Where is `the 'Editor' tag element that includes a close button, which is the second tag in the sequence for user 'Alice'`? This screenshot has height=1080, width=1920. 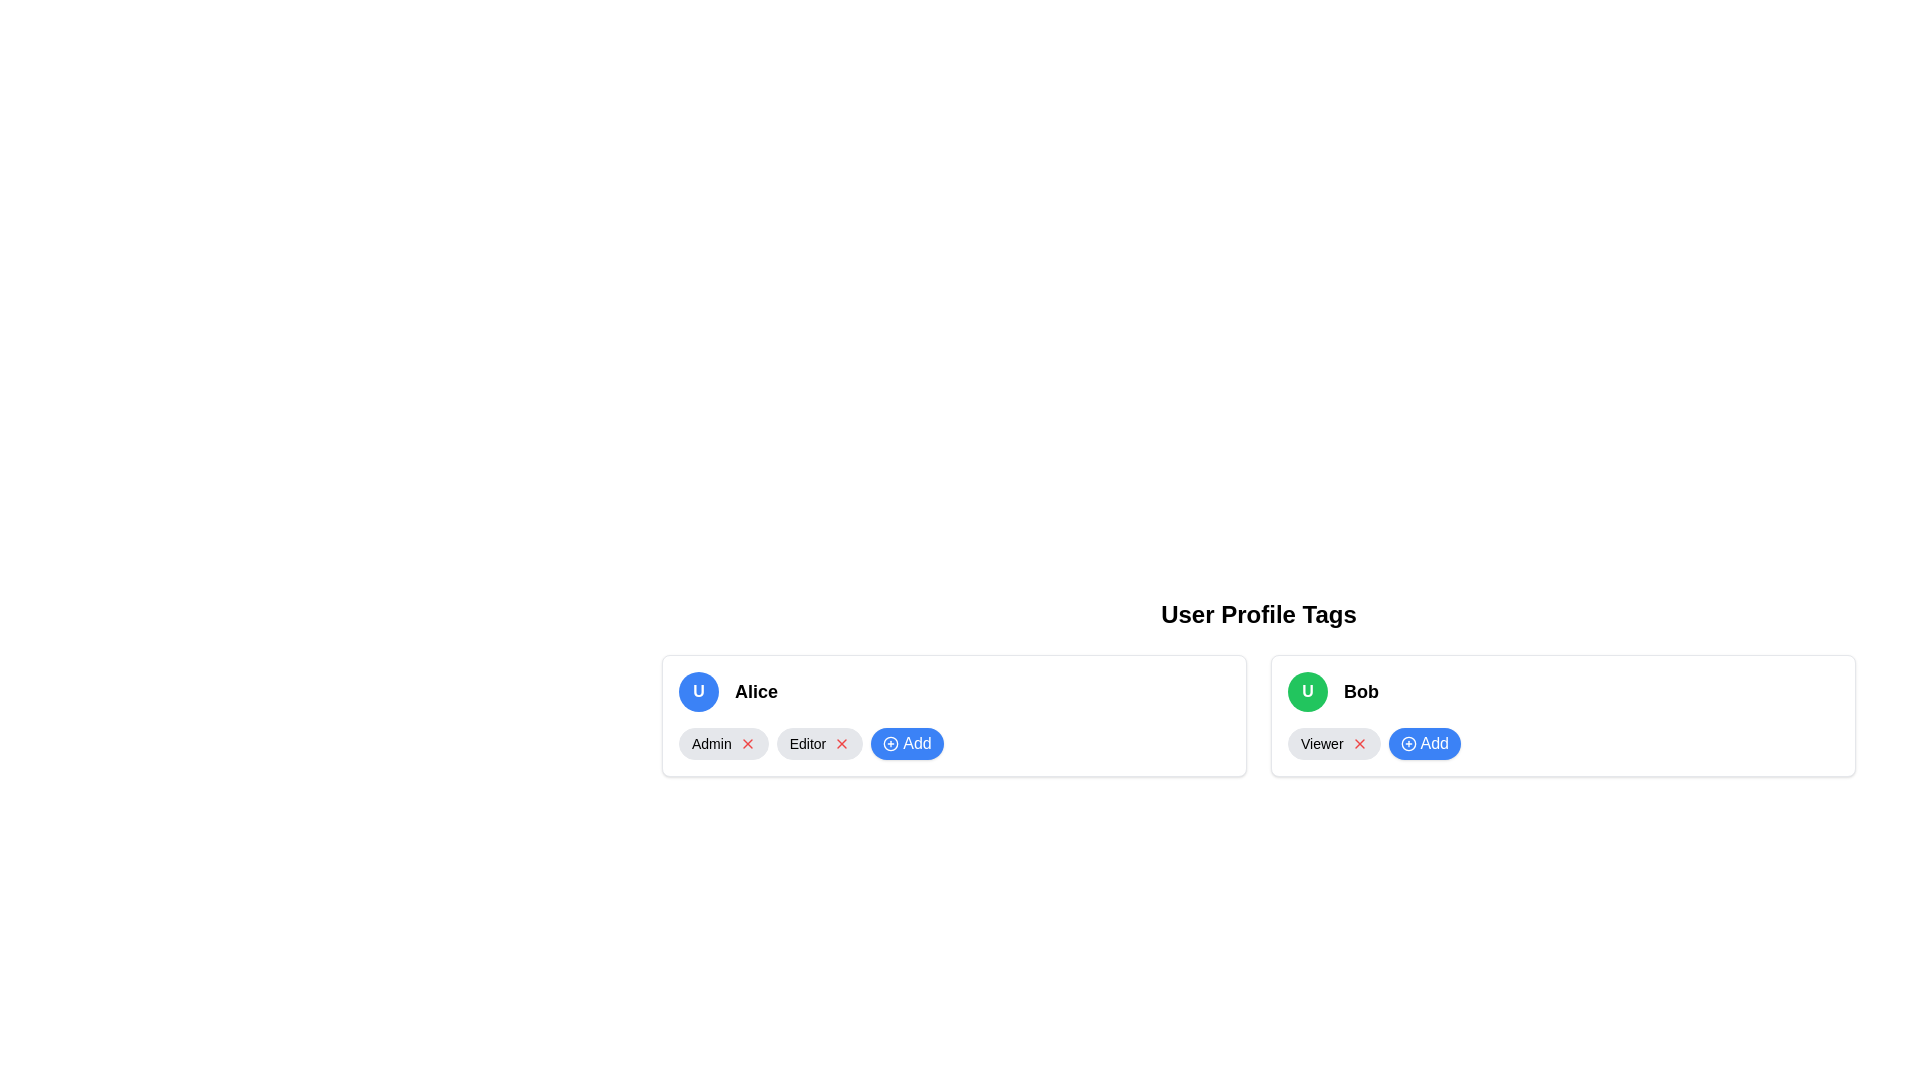 the 'Editor' tag element that includes a close button, which is the second tag in the sequence for user 'Alice' is located at coordinates (820, 744).